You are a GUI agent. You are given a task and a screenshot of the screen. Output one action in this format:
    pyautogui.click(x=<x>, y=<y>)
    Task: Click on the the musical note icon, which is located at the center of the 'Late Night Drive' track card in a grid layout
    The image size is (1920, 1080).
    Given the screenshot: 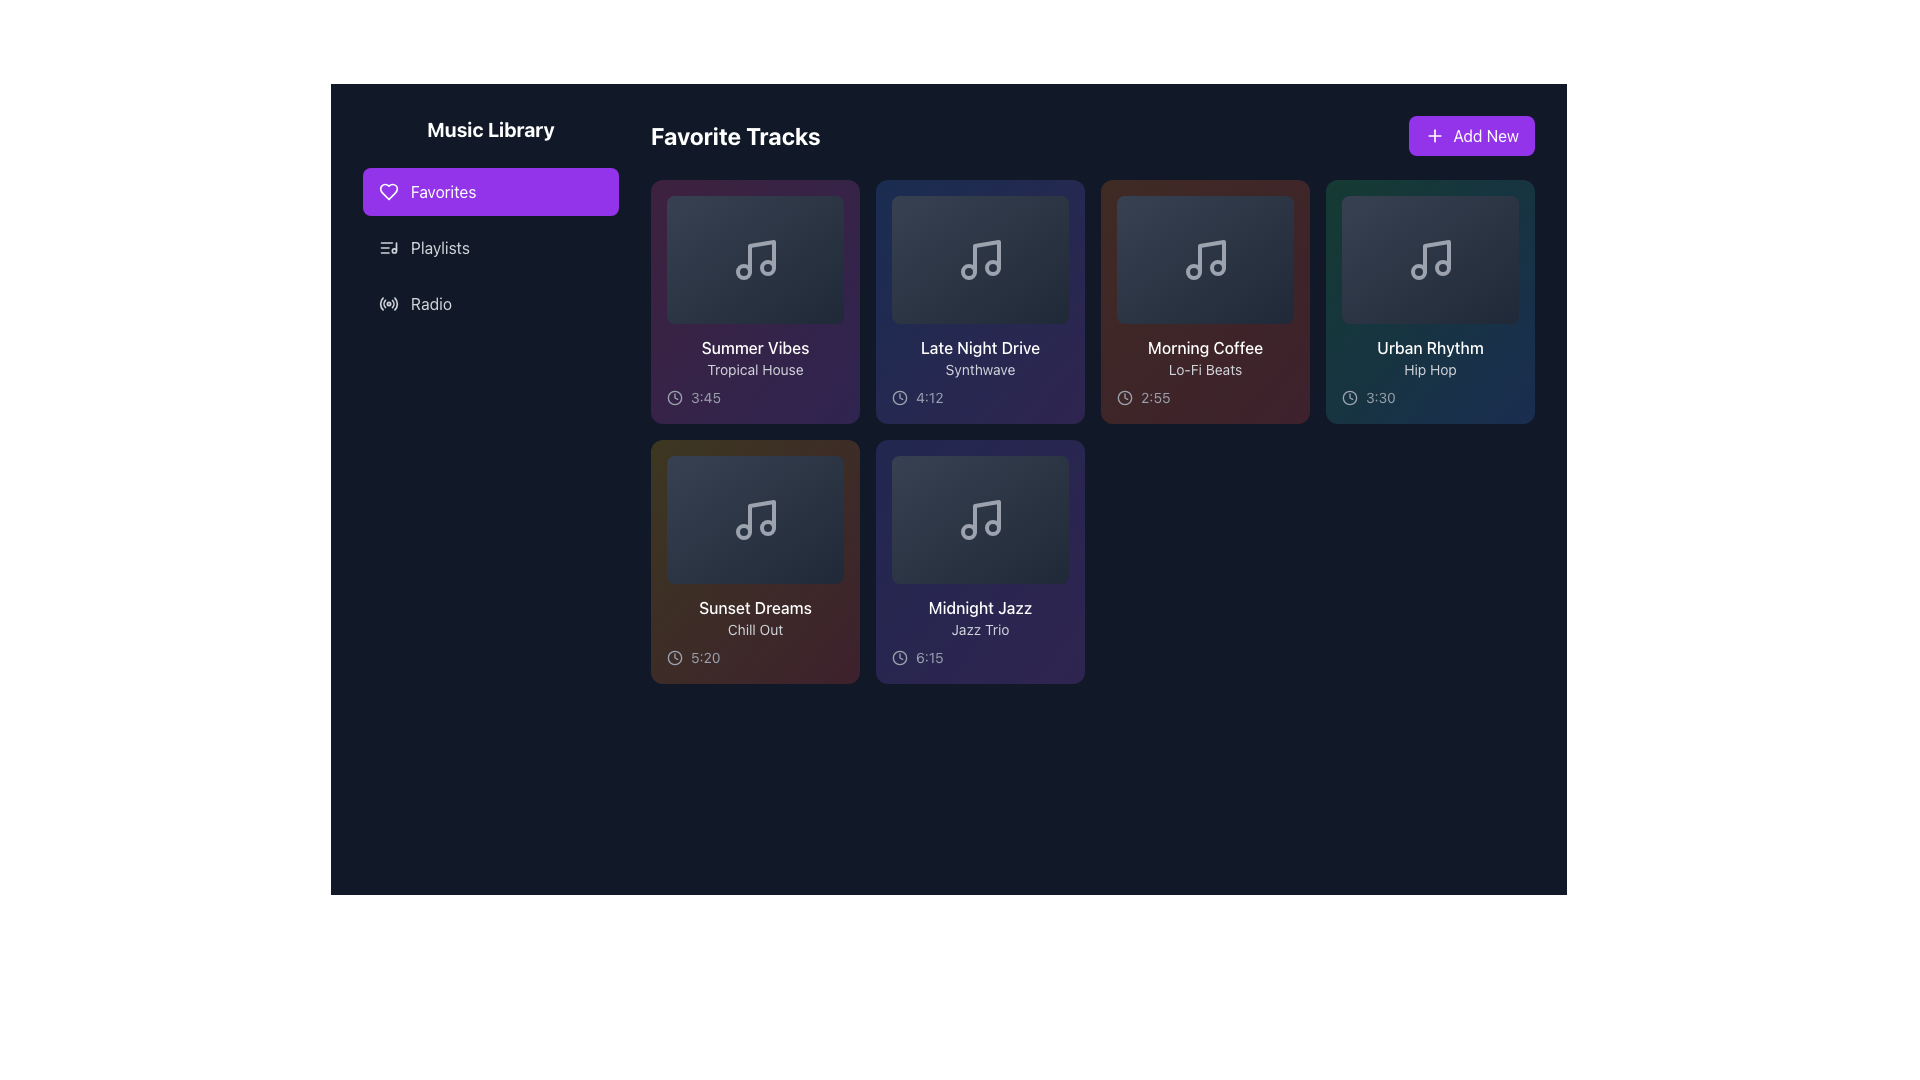 What is the action you would take?
    pyautogui.click(x=980, y=258)
    